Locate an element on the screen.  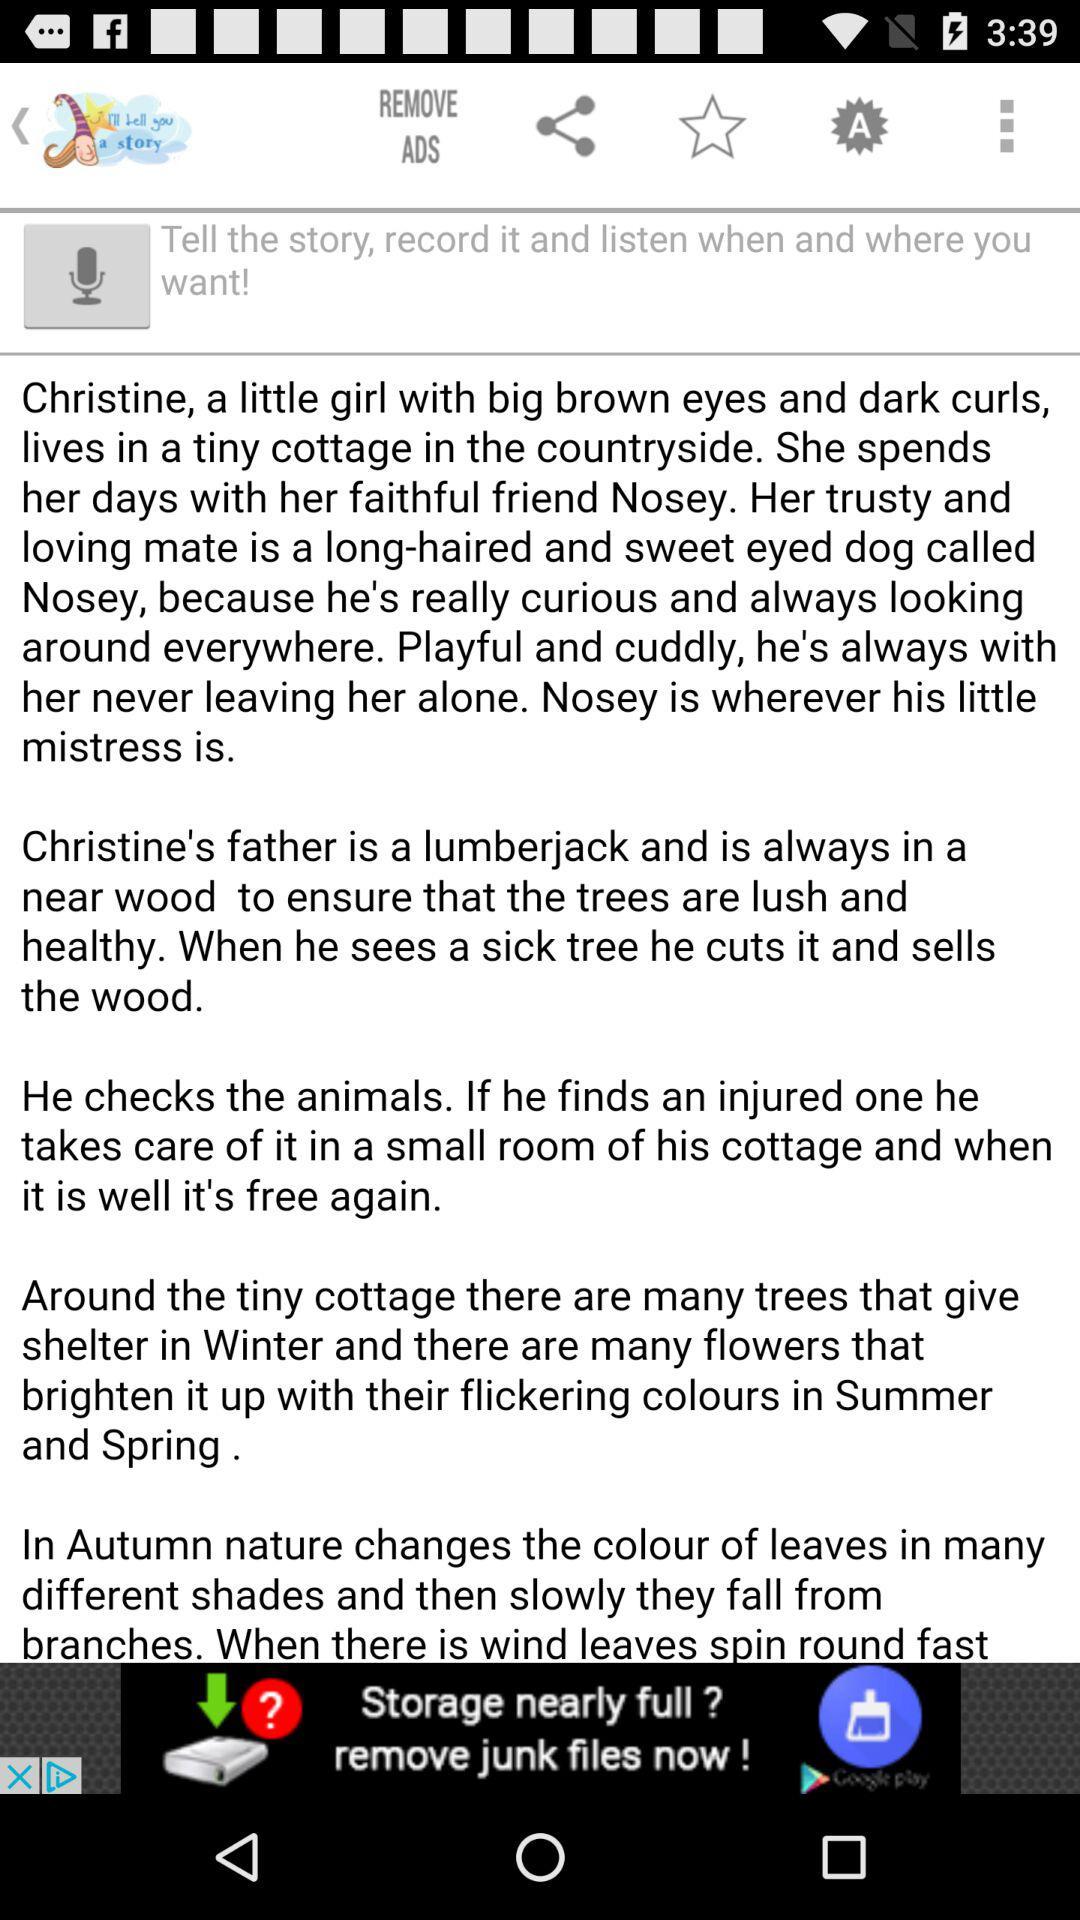
description is located at coordinates (540, 1073).